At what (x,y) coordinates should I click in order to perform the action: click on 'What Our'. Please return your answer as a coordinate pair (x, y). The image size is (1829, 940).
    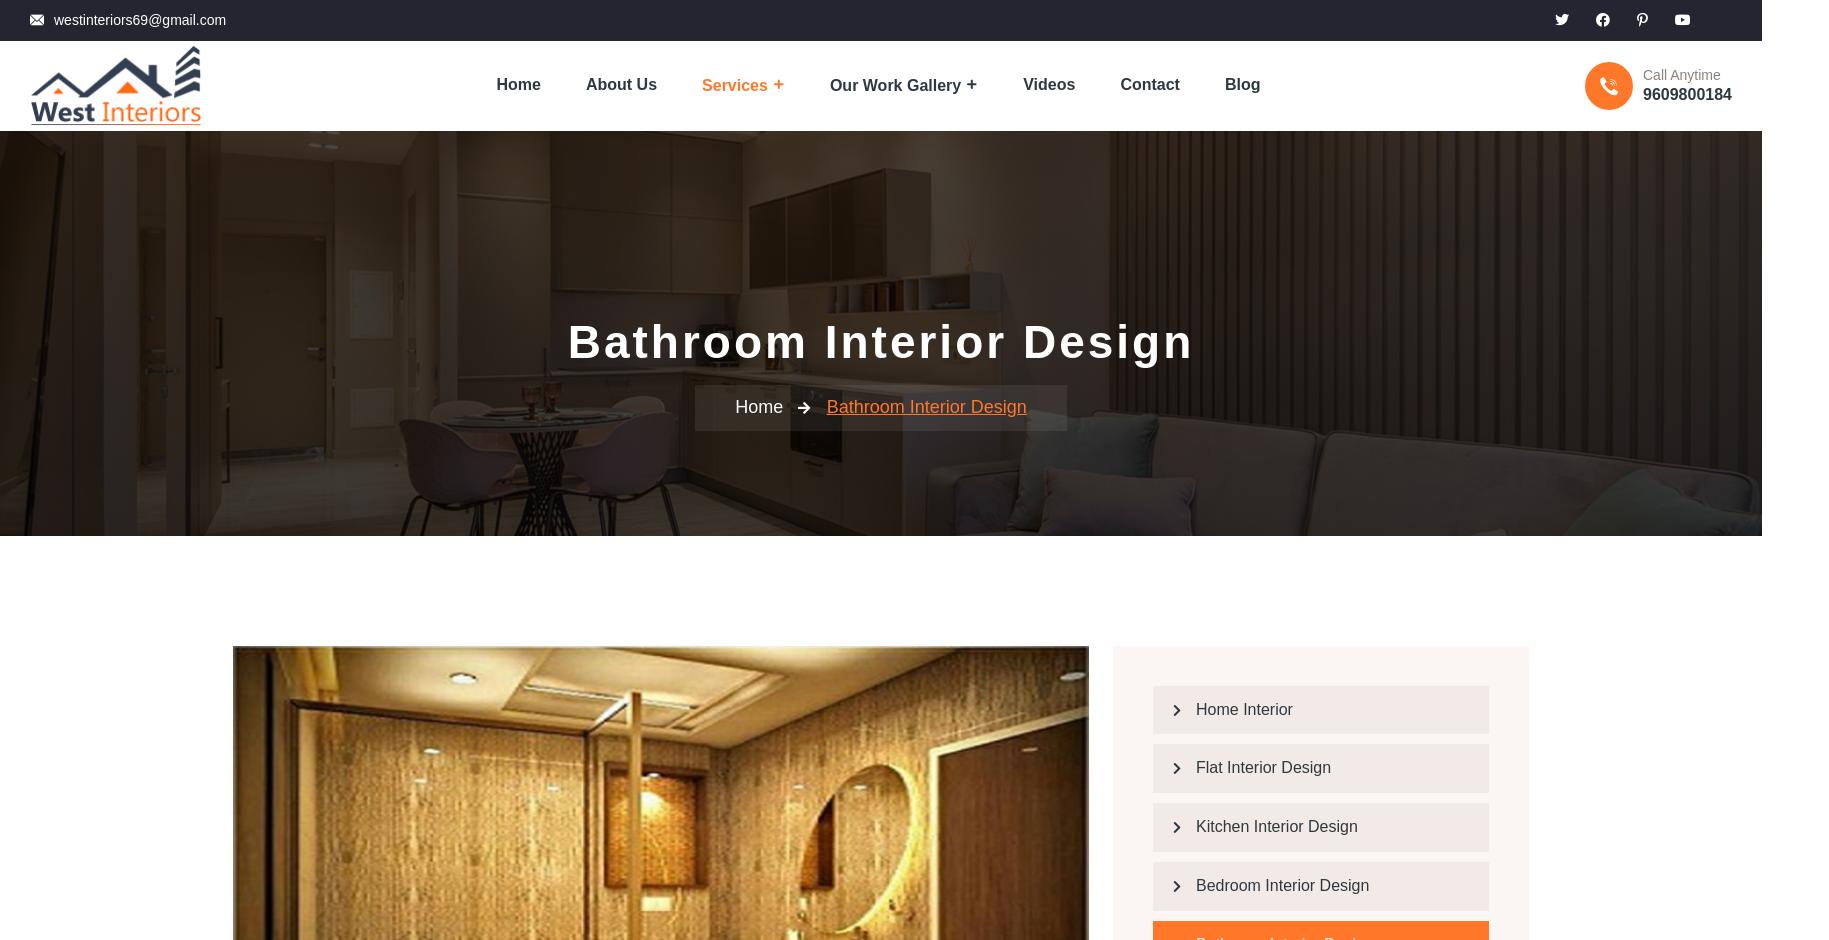
    Looking at the image, I should click on (750, 820).